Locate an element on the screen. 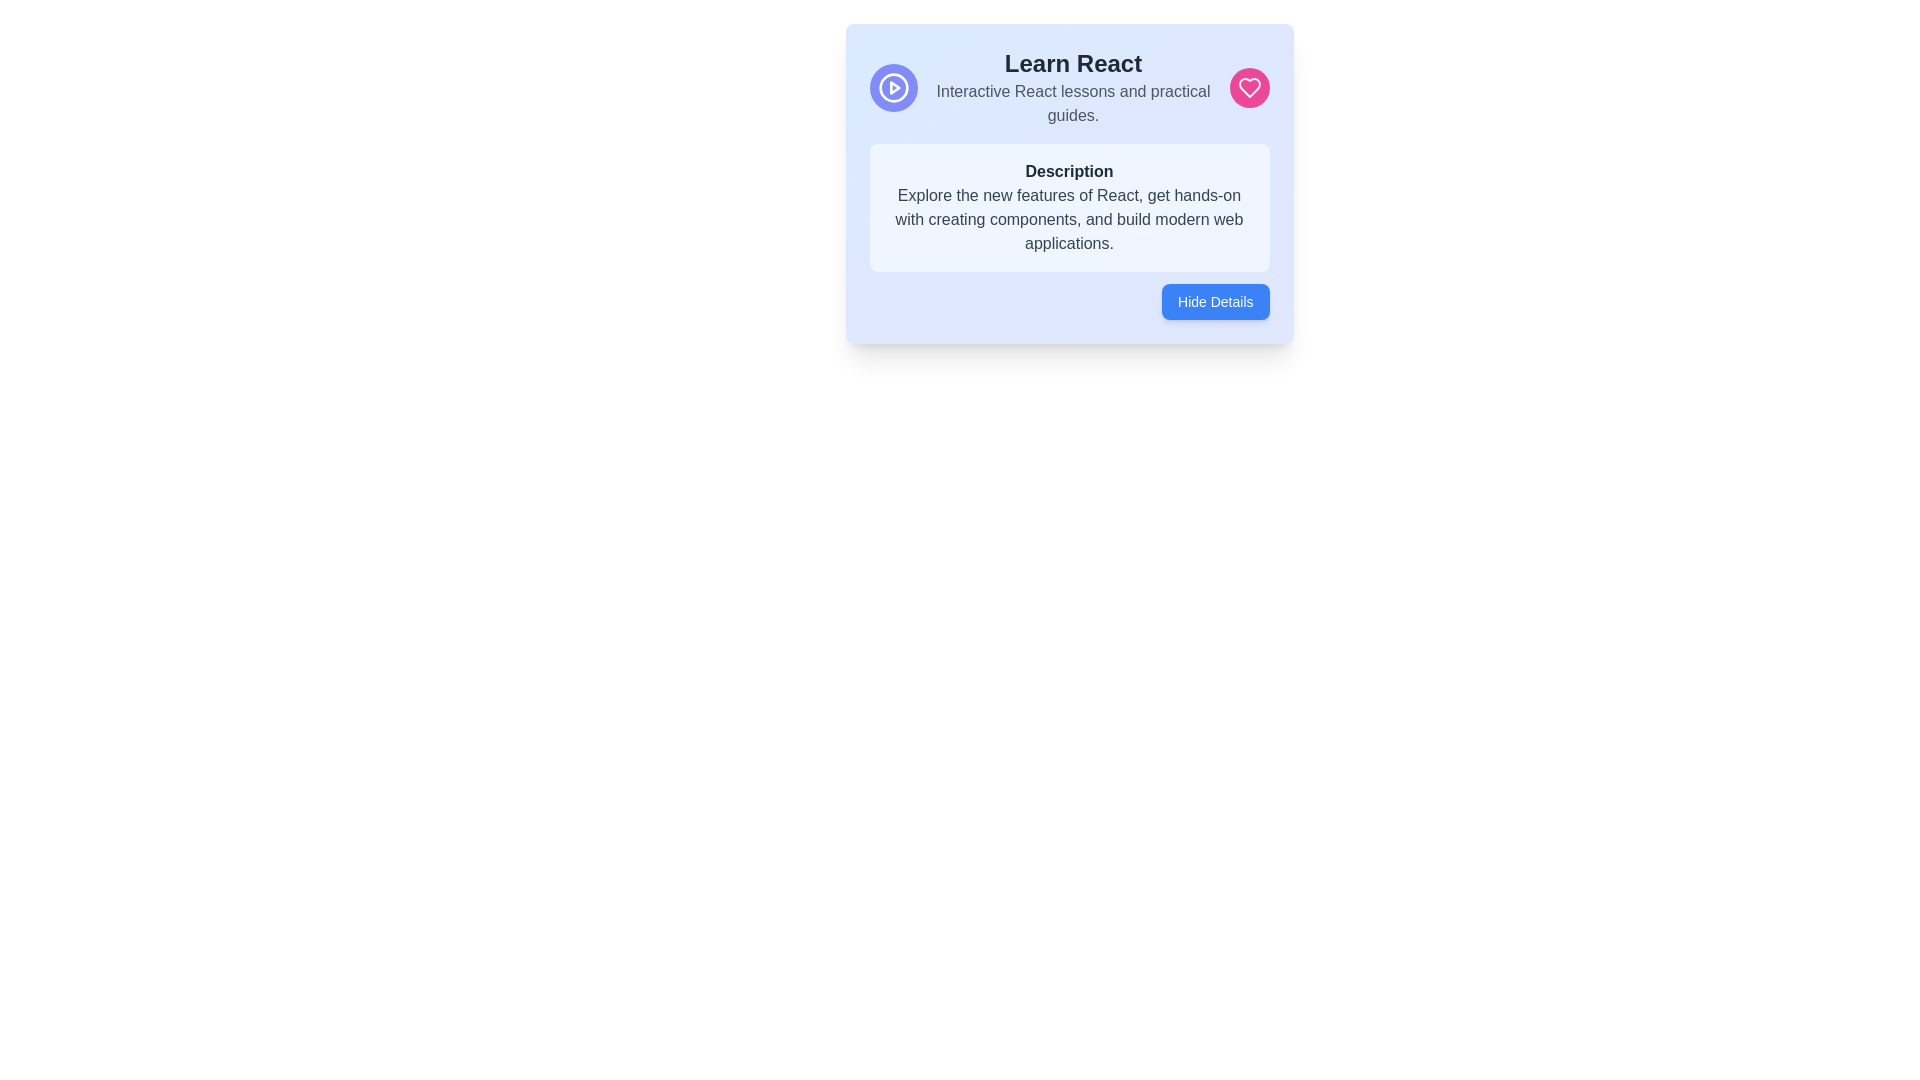  the bold and large header text that reads 'Learn React', which is positioned at the top of the information card is located at coordinates (1072, 63).